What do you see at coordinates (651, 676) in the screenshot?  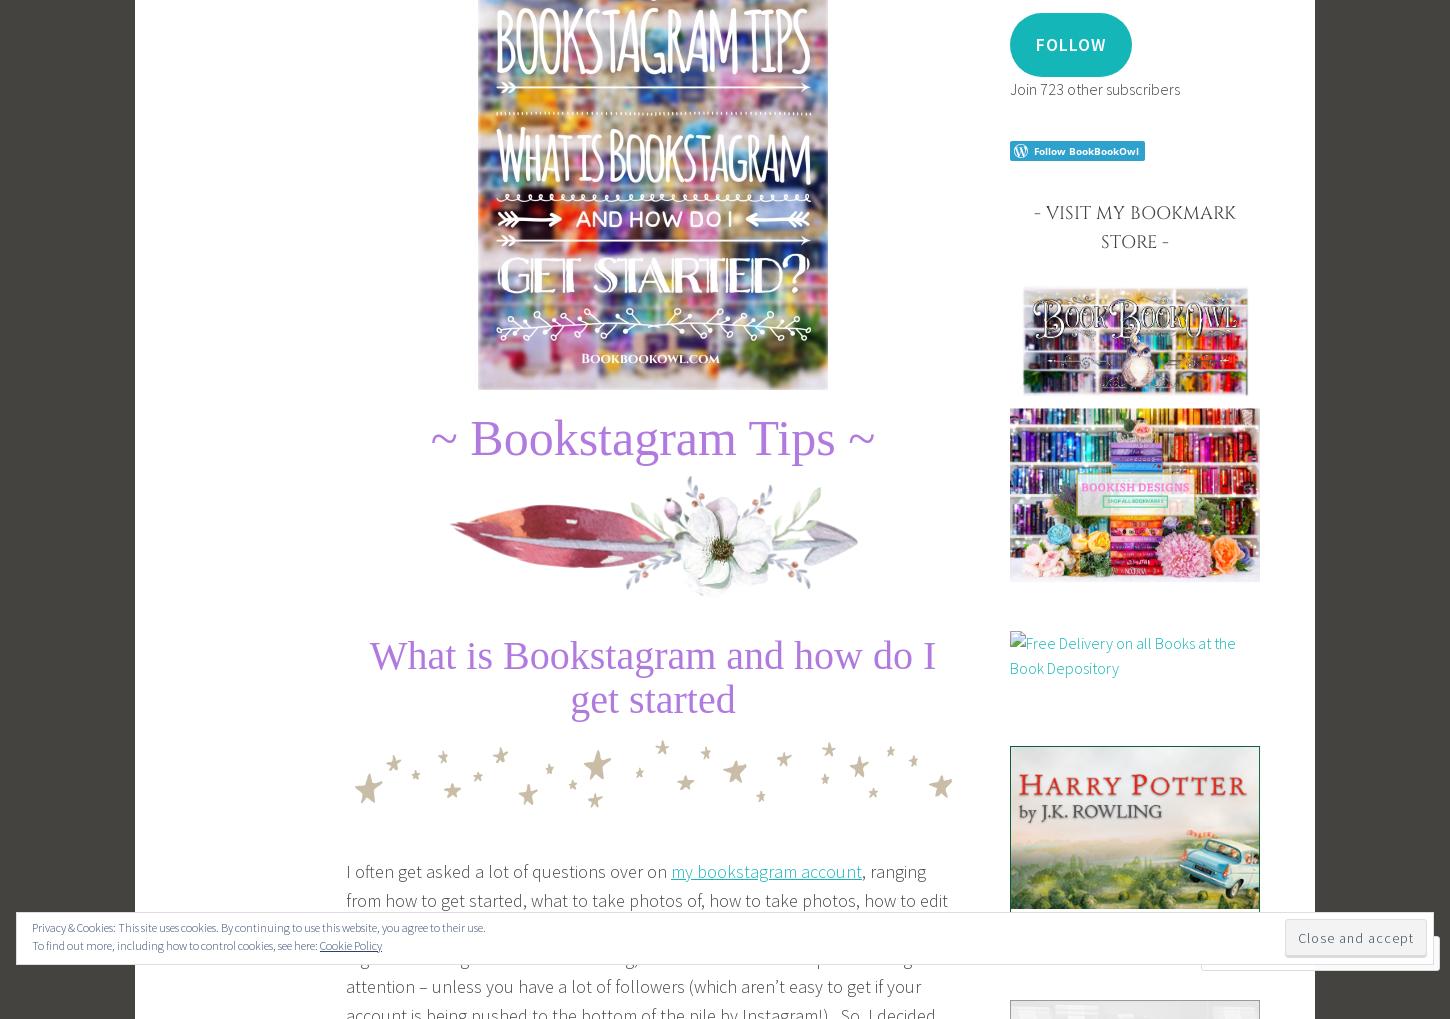 I see `'What is Bookstagram and how do I get started'` at bounding box center [651, 676].